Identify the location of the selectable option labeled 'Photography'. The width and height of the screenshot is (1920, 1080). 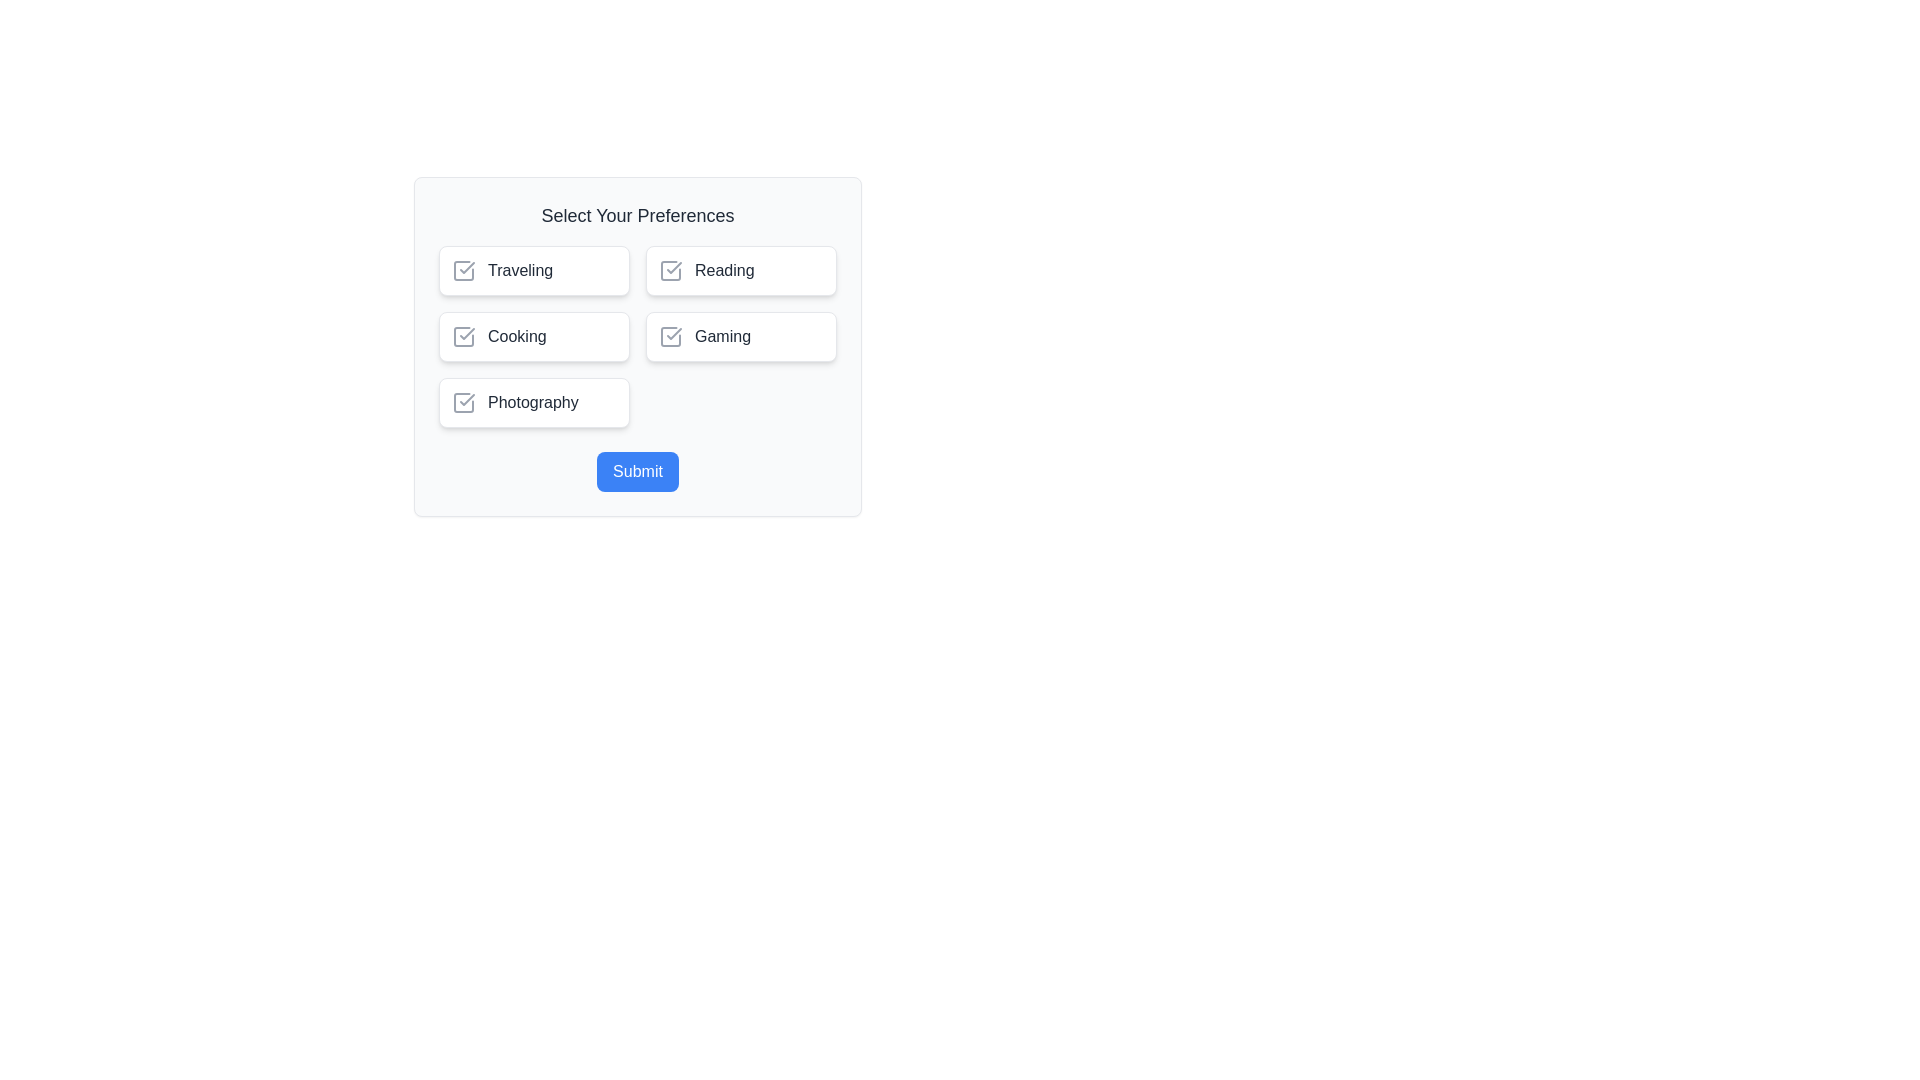
(534, 402).